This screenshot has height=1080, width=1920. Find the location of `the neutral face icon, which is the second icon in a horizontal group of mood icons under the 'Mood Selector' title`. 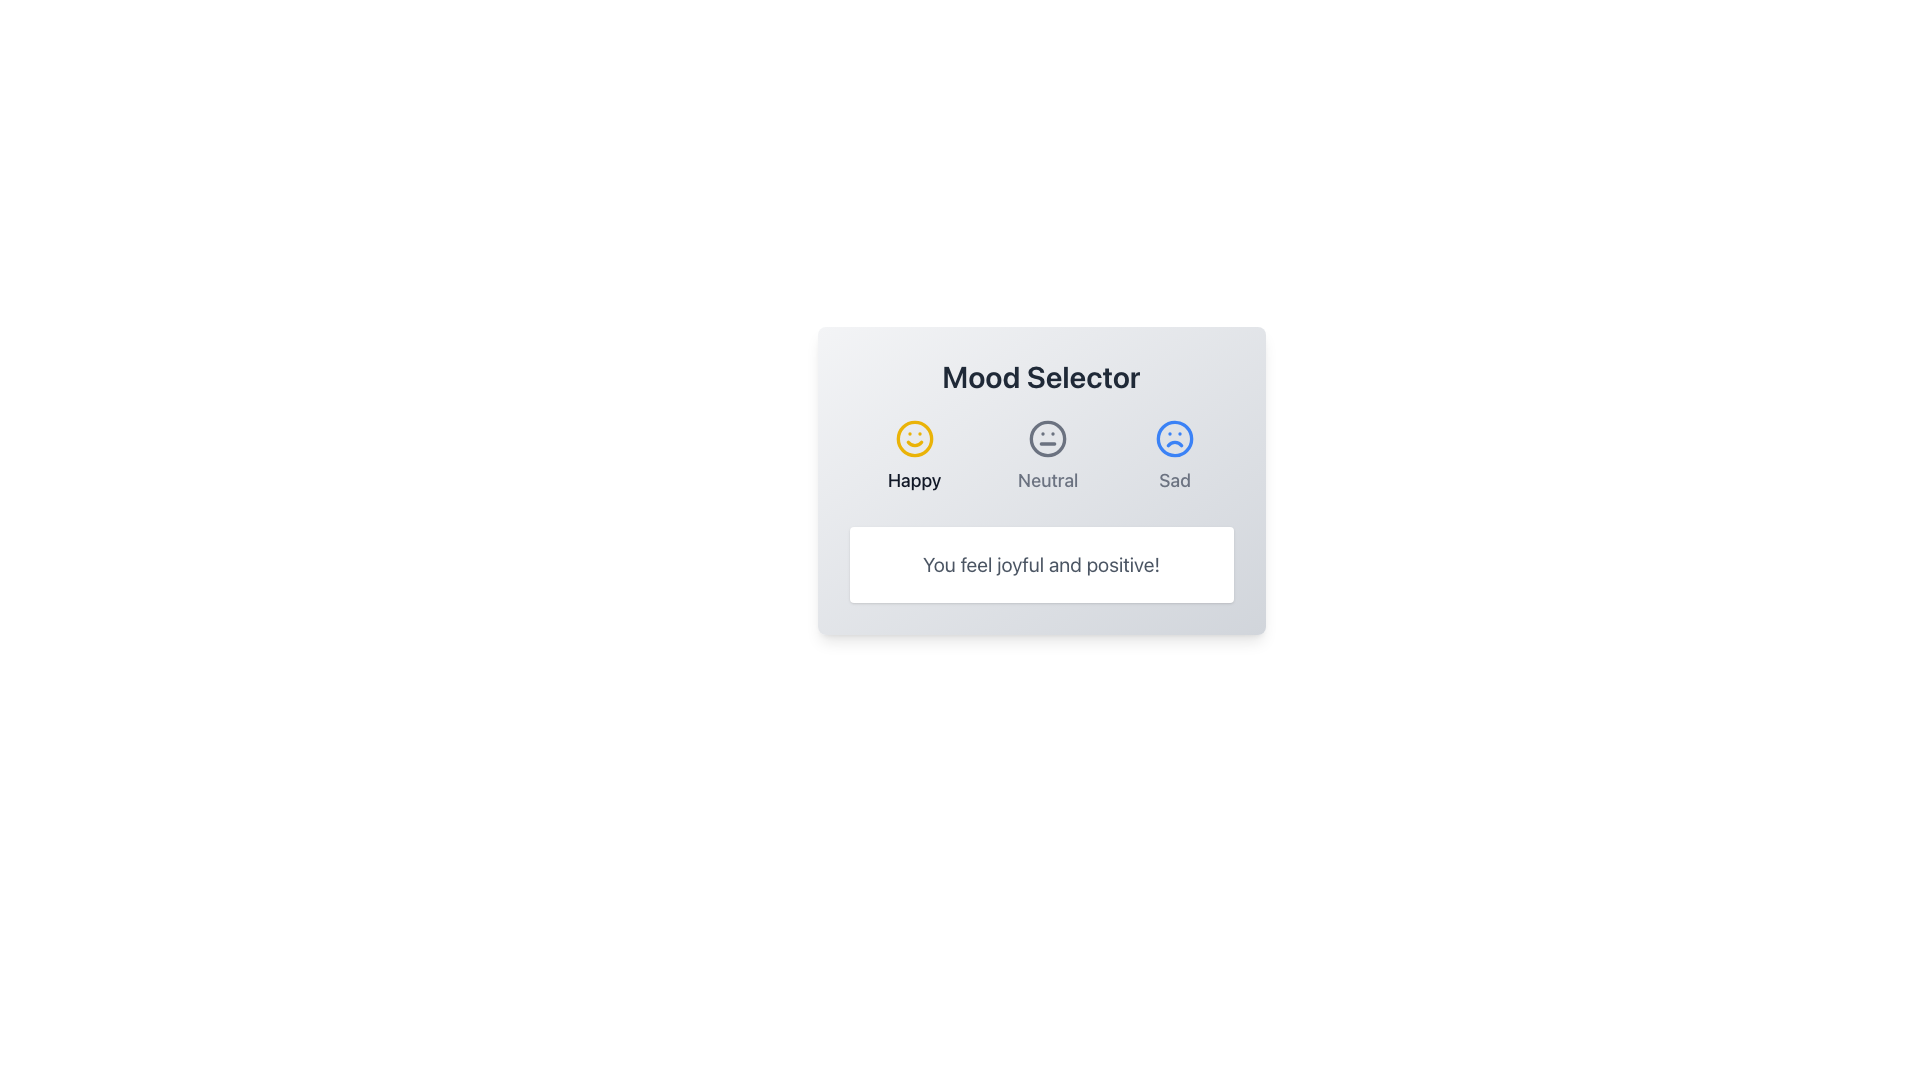

the neutral face icon, which is the second icon in a horizontal group of mood icons under the 'Mood Selector' title is located at coordinates (1047, 438).